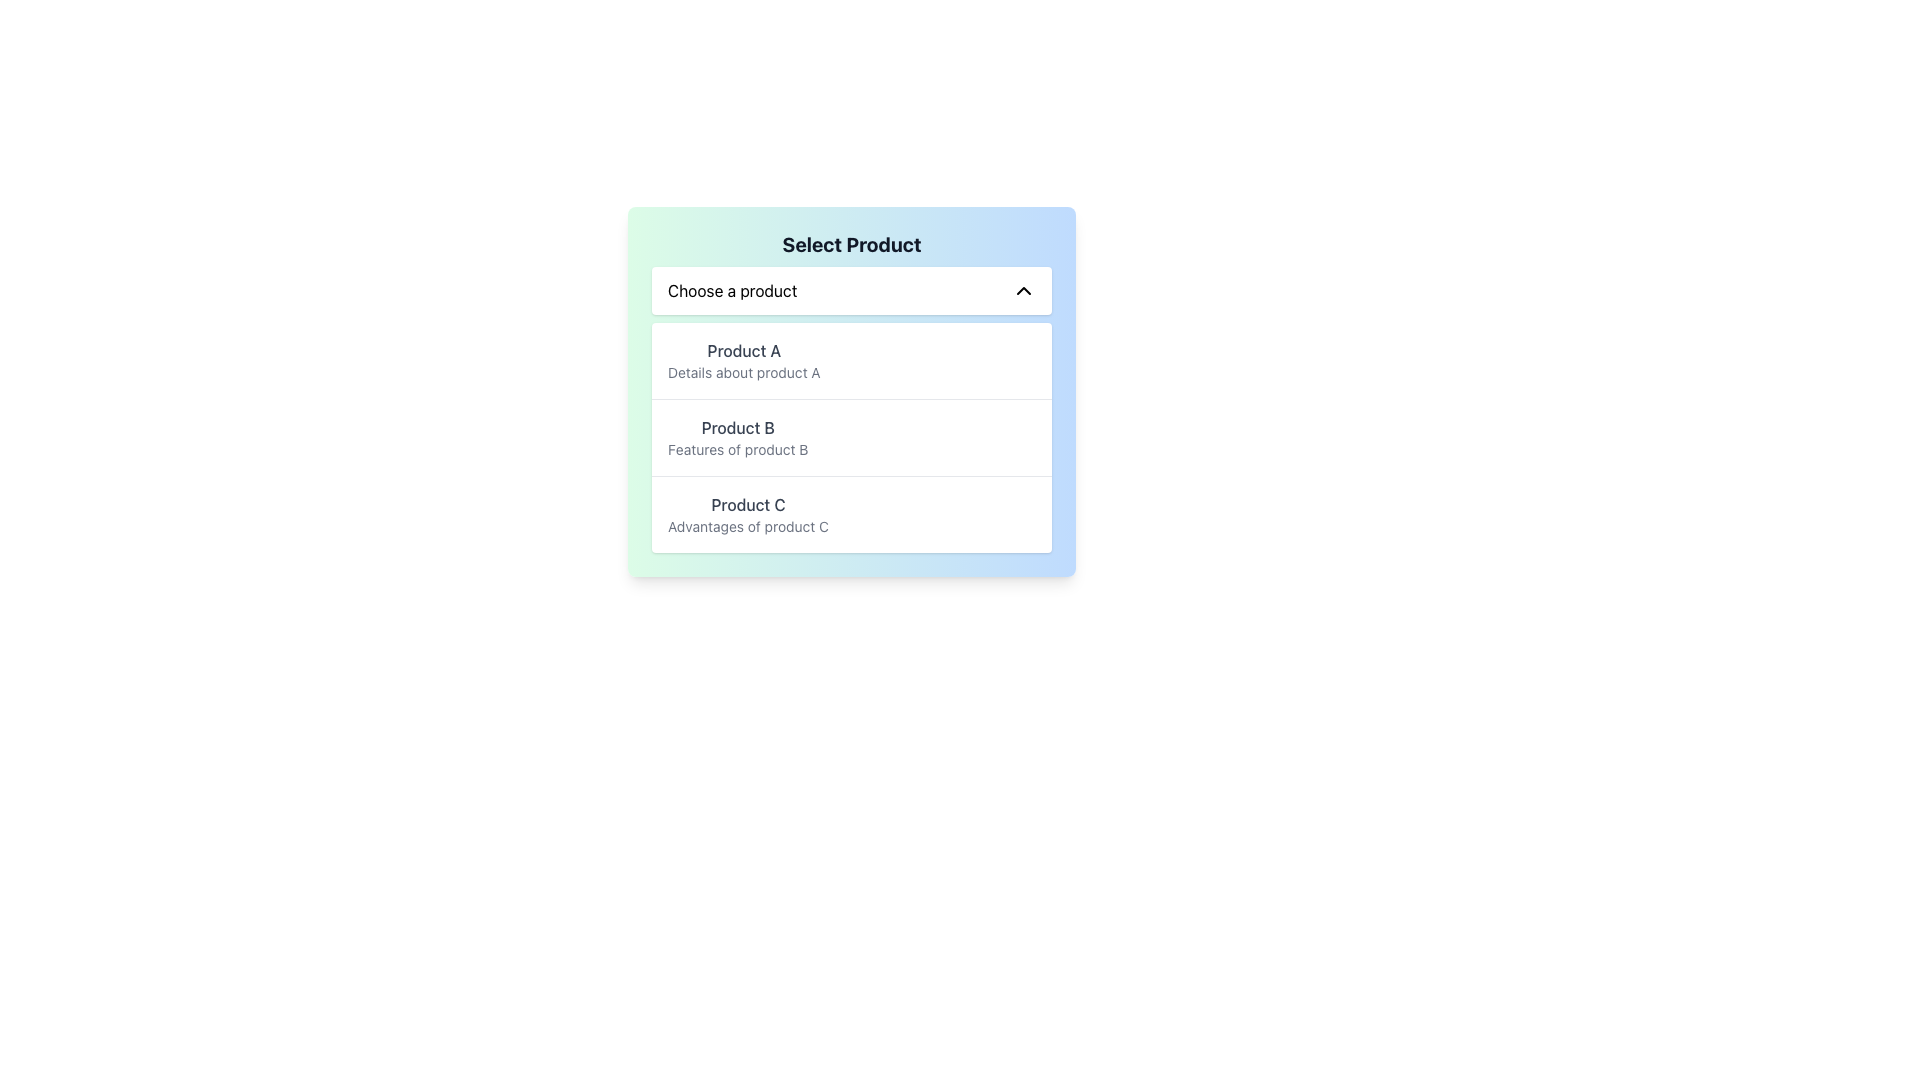 The width and height of the screenshot is (1920, 1080). Describe the element at coordinates (851, 437) in the screenshot. I see `the 'Product B' option in the dropdown menu, which is the second item in the list labeled 'Select Product'` at that location.